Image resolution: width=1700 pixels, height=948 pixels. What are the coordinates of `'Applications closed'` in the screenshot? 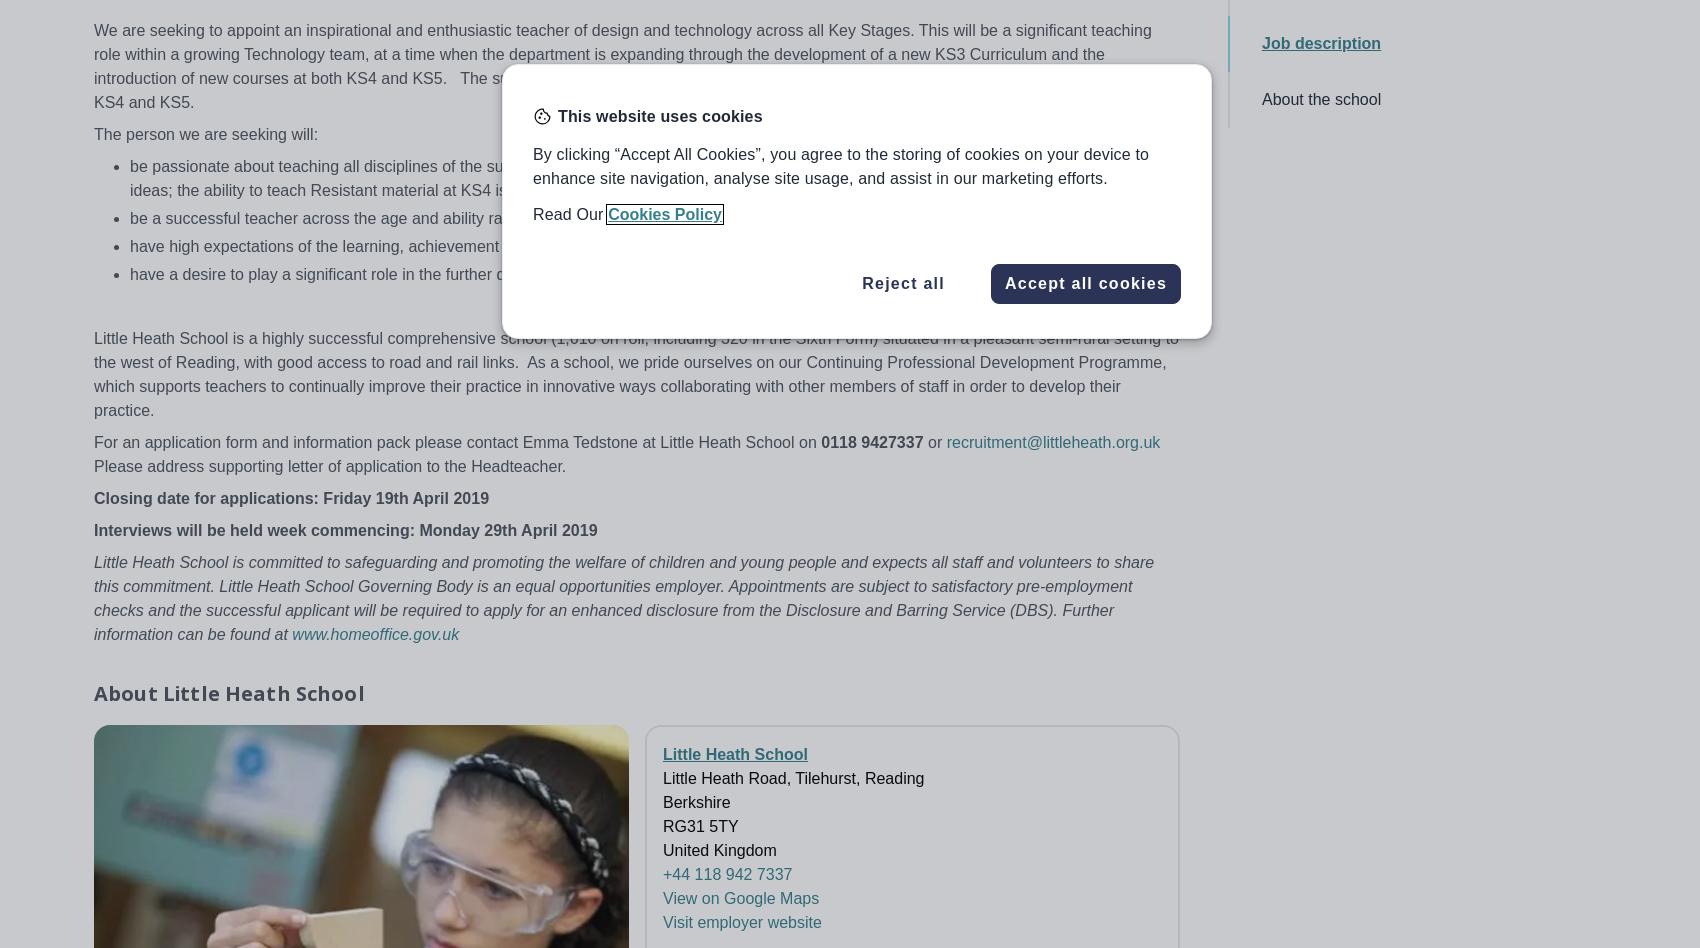 It's located at (184, 474).